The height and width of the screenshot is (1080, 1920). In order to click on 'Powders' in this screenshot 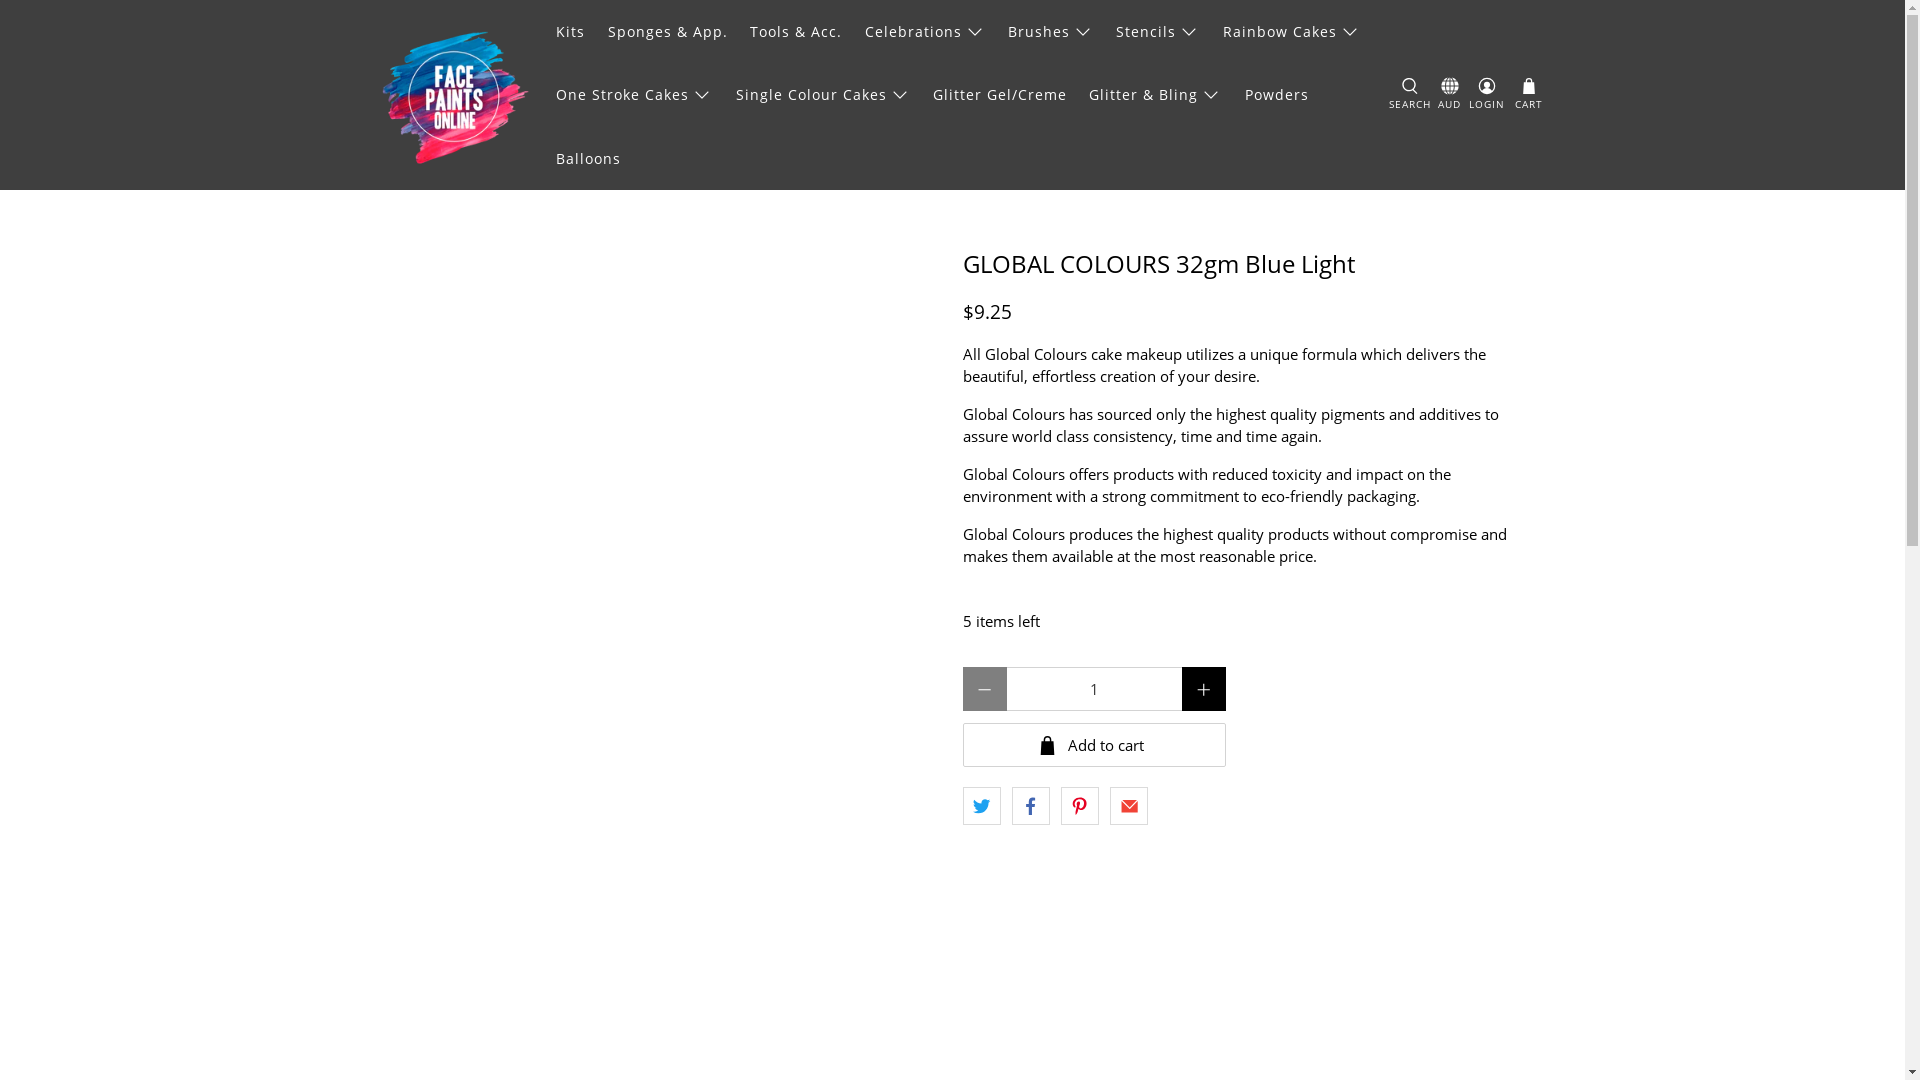, I will do `click(1275, 94)`.